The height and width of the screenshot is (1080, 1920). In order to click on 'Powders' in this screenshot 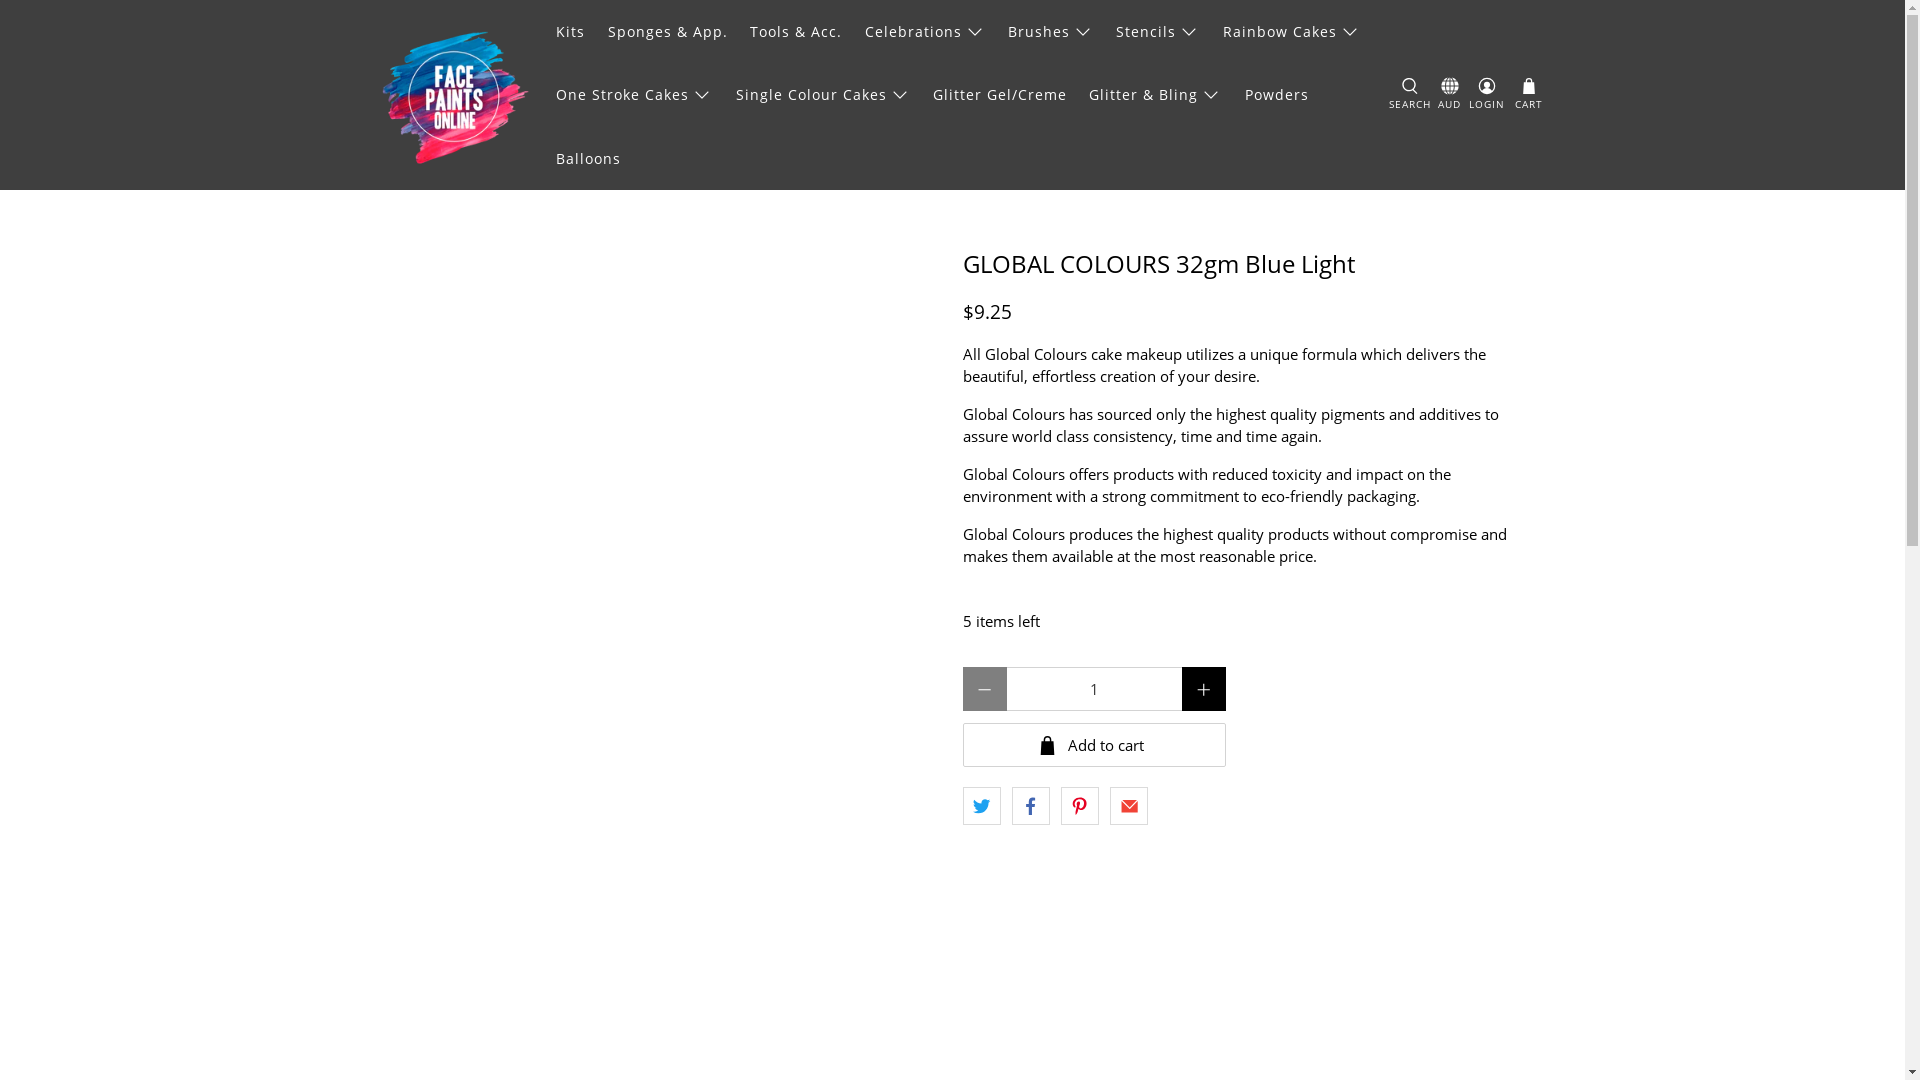, I will do `click(1275, 94)`.